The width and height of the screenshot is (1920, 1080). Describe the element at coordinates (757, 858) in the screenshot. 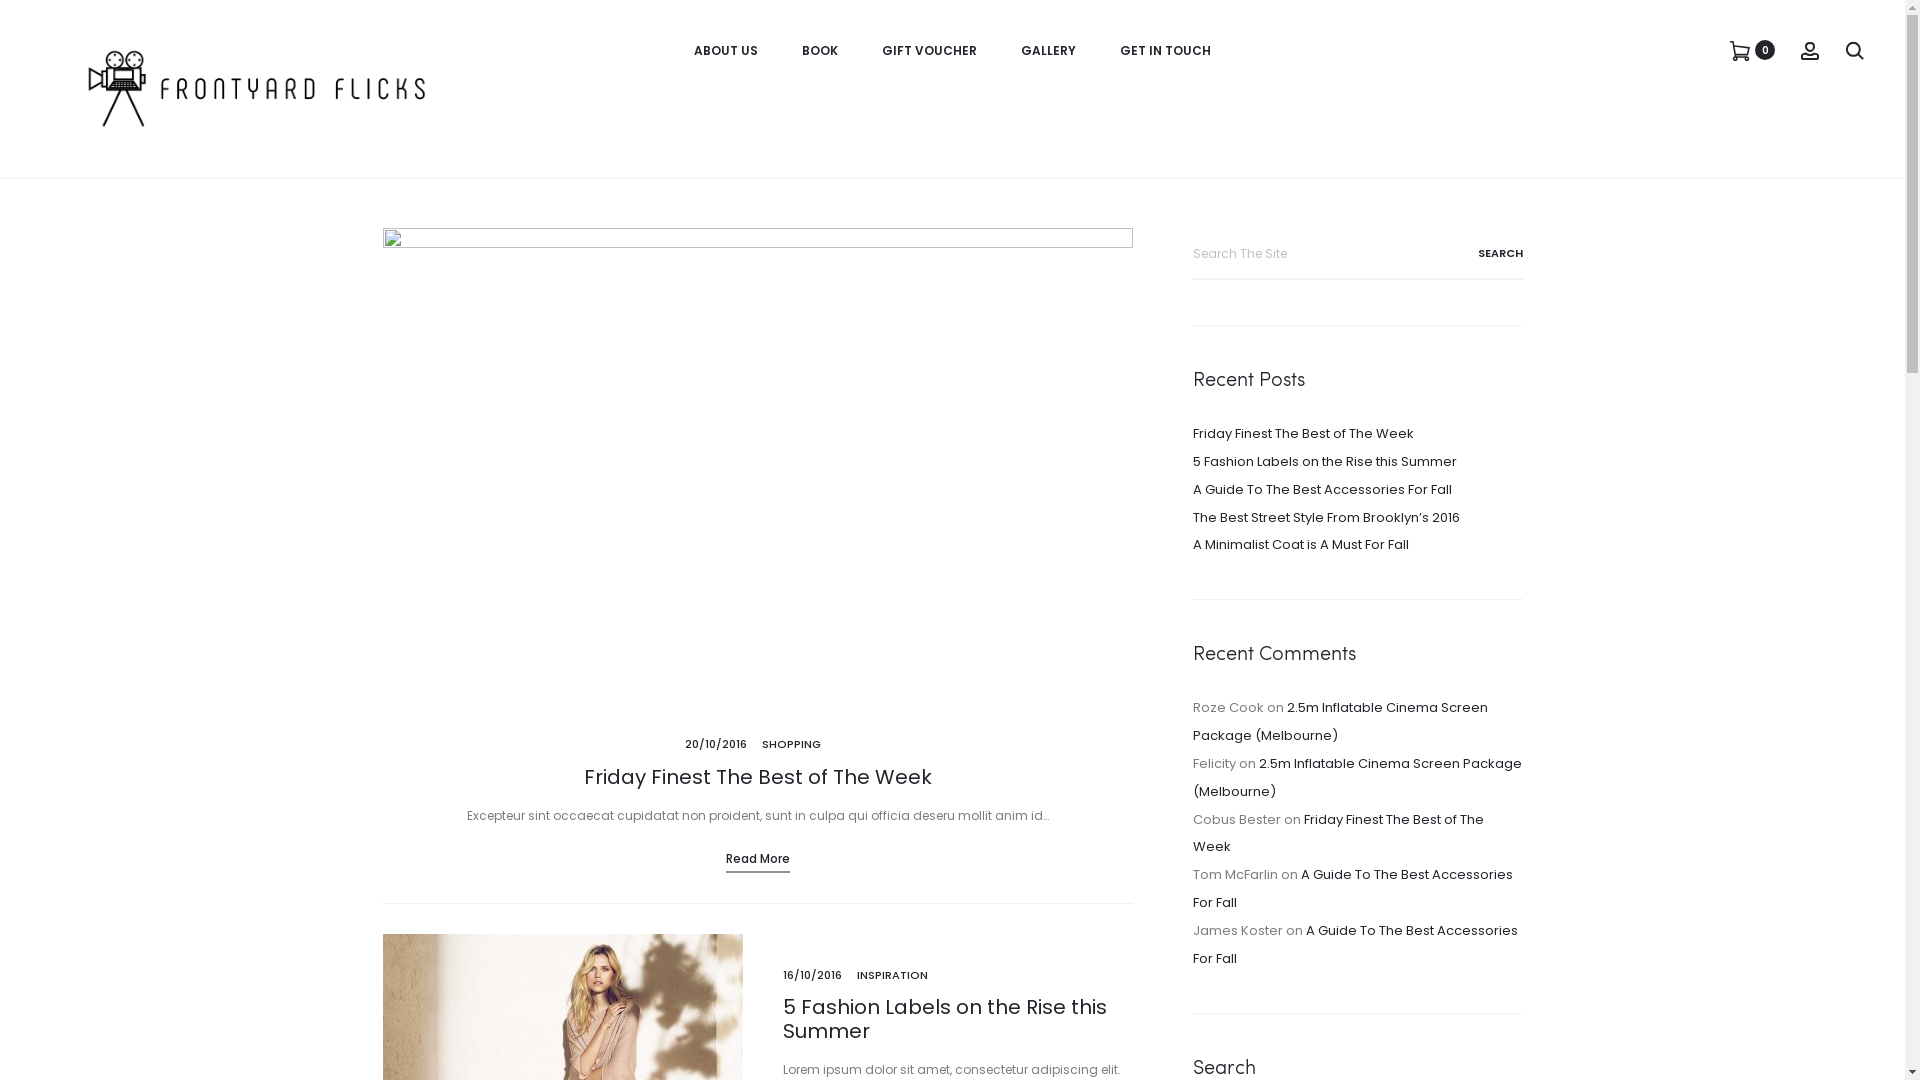

I see `'Read More'` at that location.